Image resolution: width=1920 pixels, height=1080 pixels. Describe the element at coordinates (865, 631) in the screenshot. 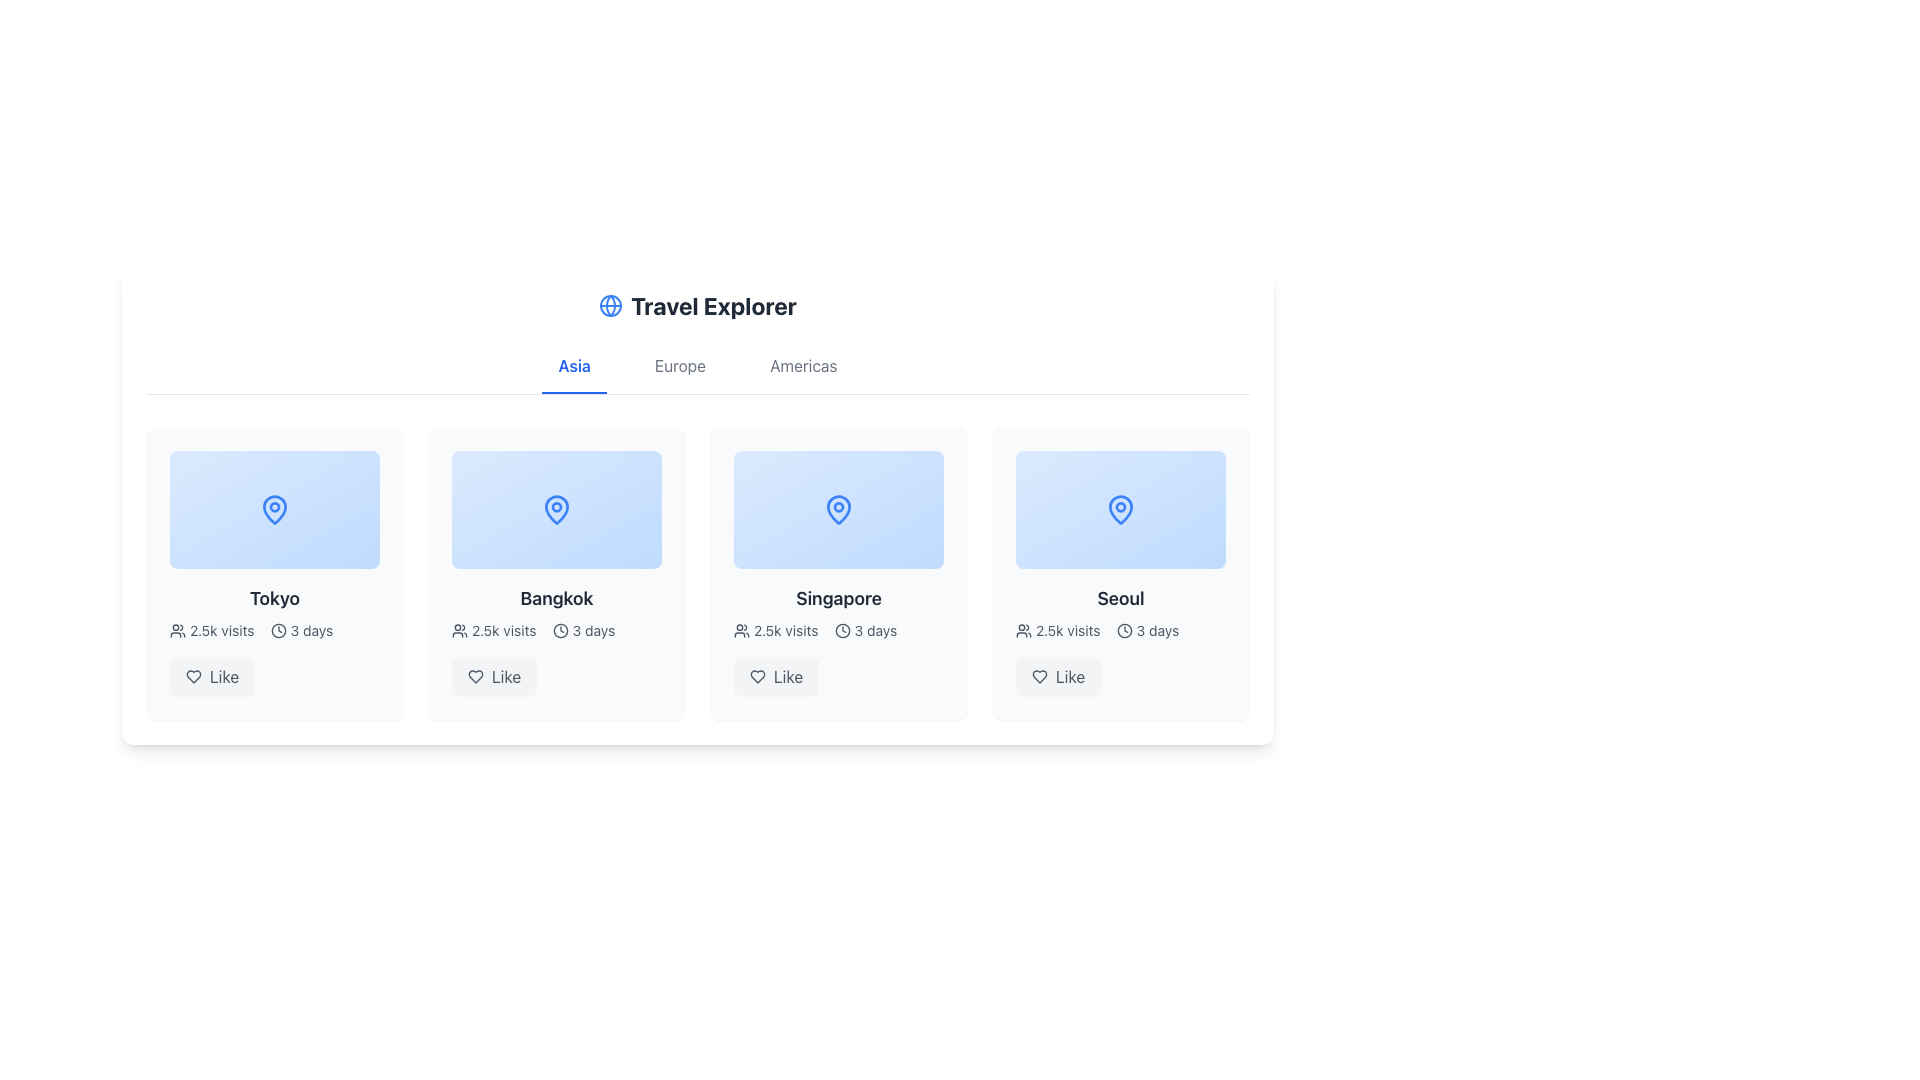

I see `informational UI component displaying the duration '3 days', which includes a clock icon and is located beneath the title 'Singapore' and aligned with '2.5k visits'` at that location.